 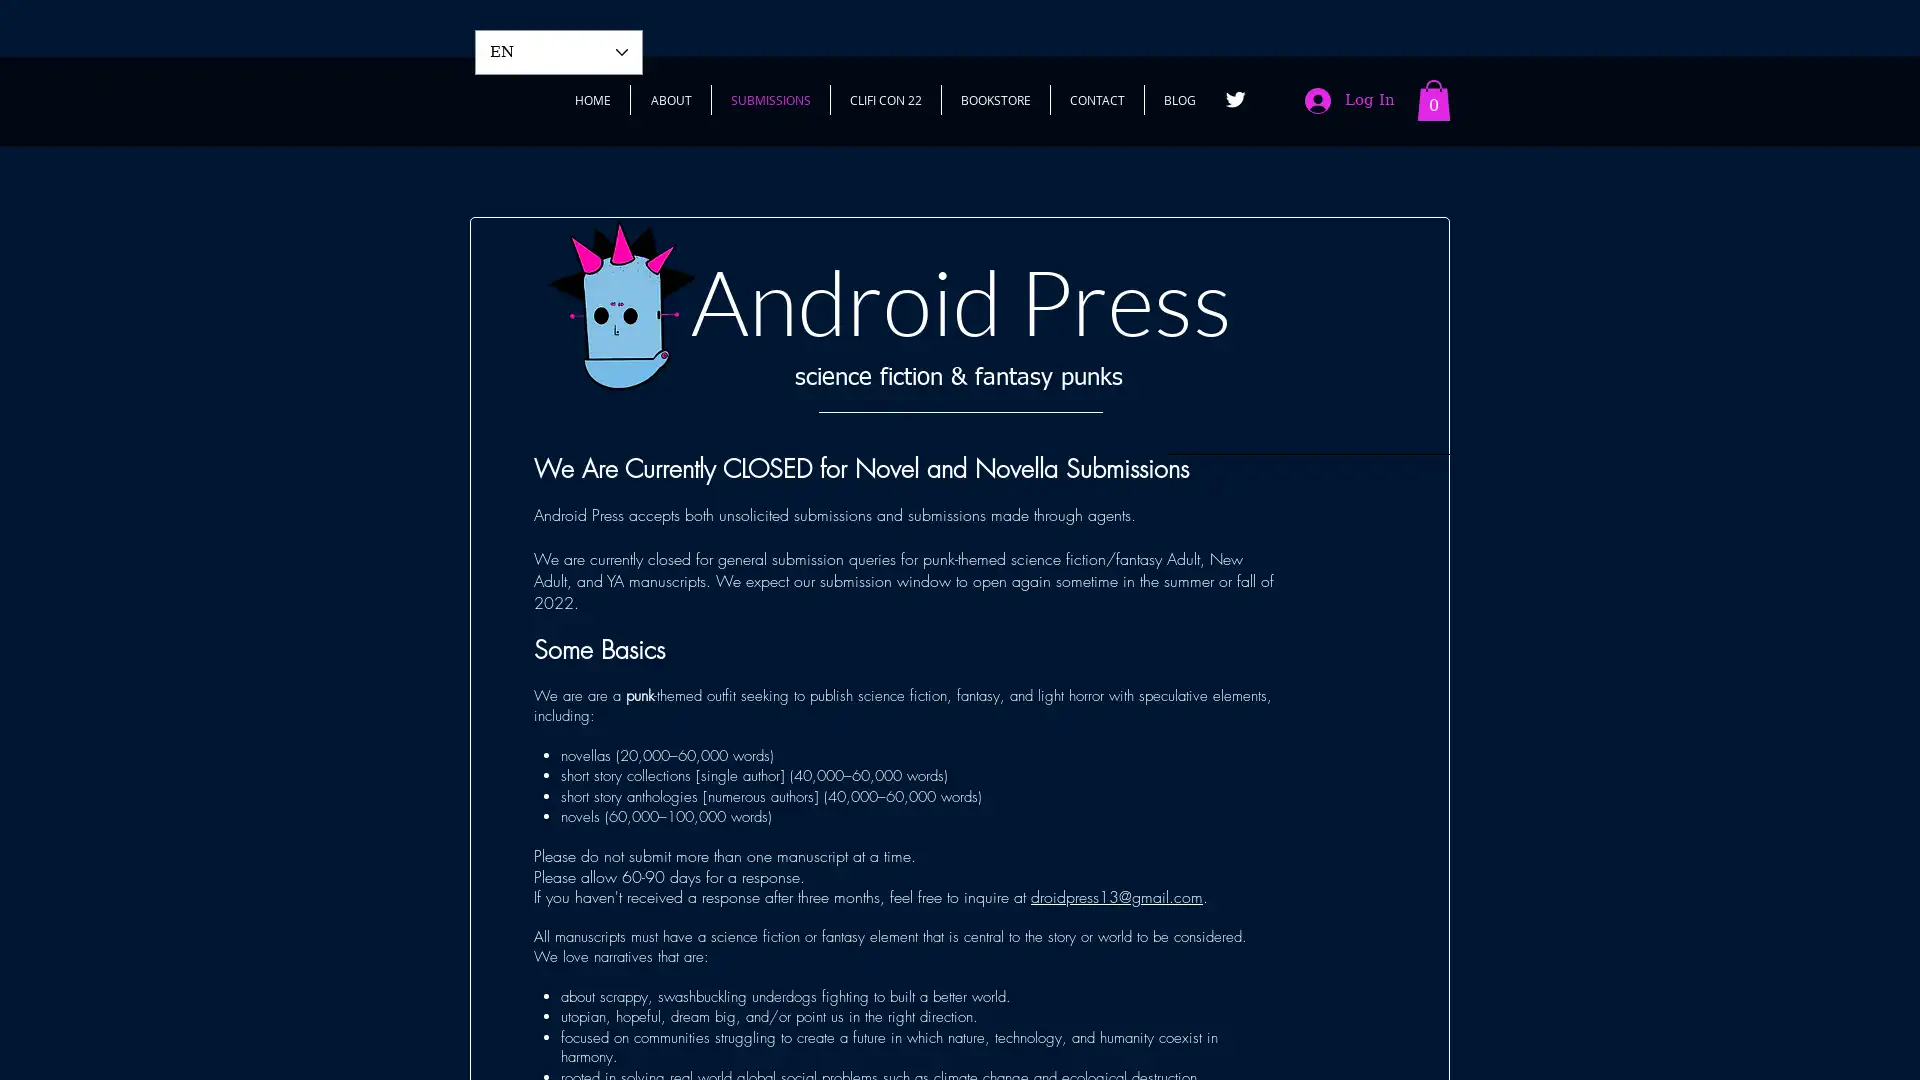 I want to click on Log In, so click(x=1349, y=100).